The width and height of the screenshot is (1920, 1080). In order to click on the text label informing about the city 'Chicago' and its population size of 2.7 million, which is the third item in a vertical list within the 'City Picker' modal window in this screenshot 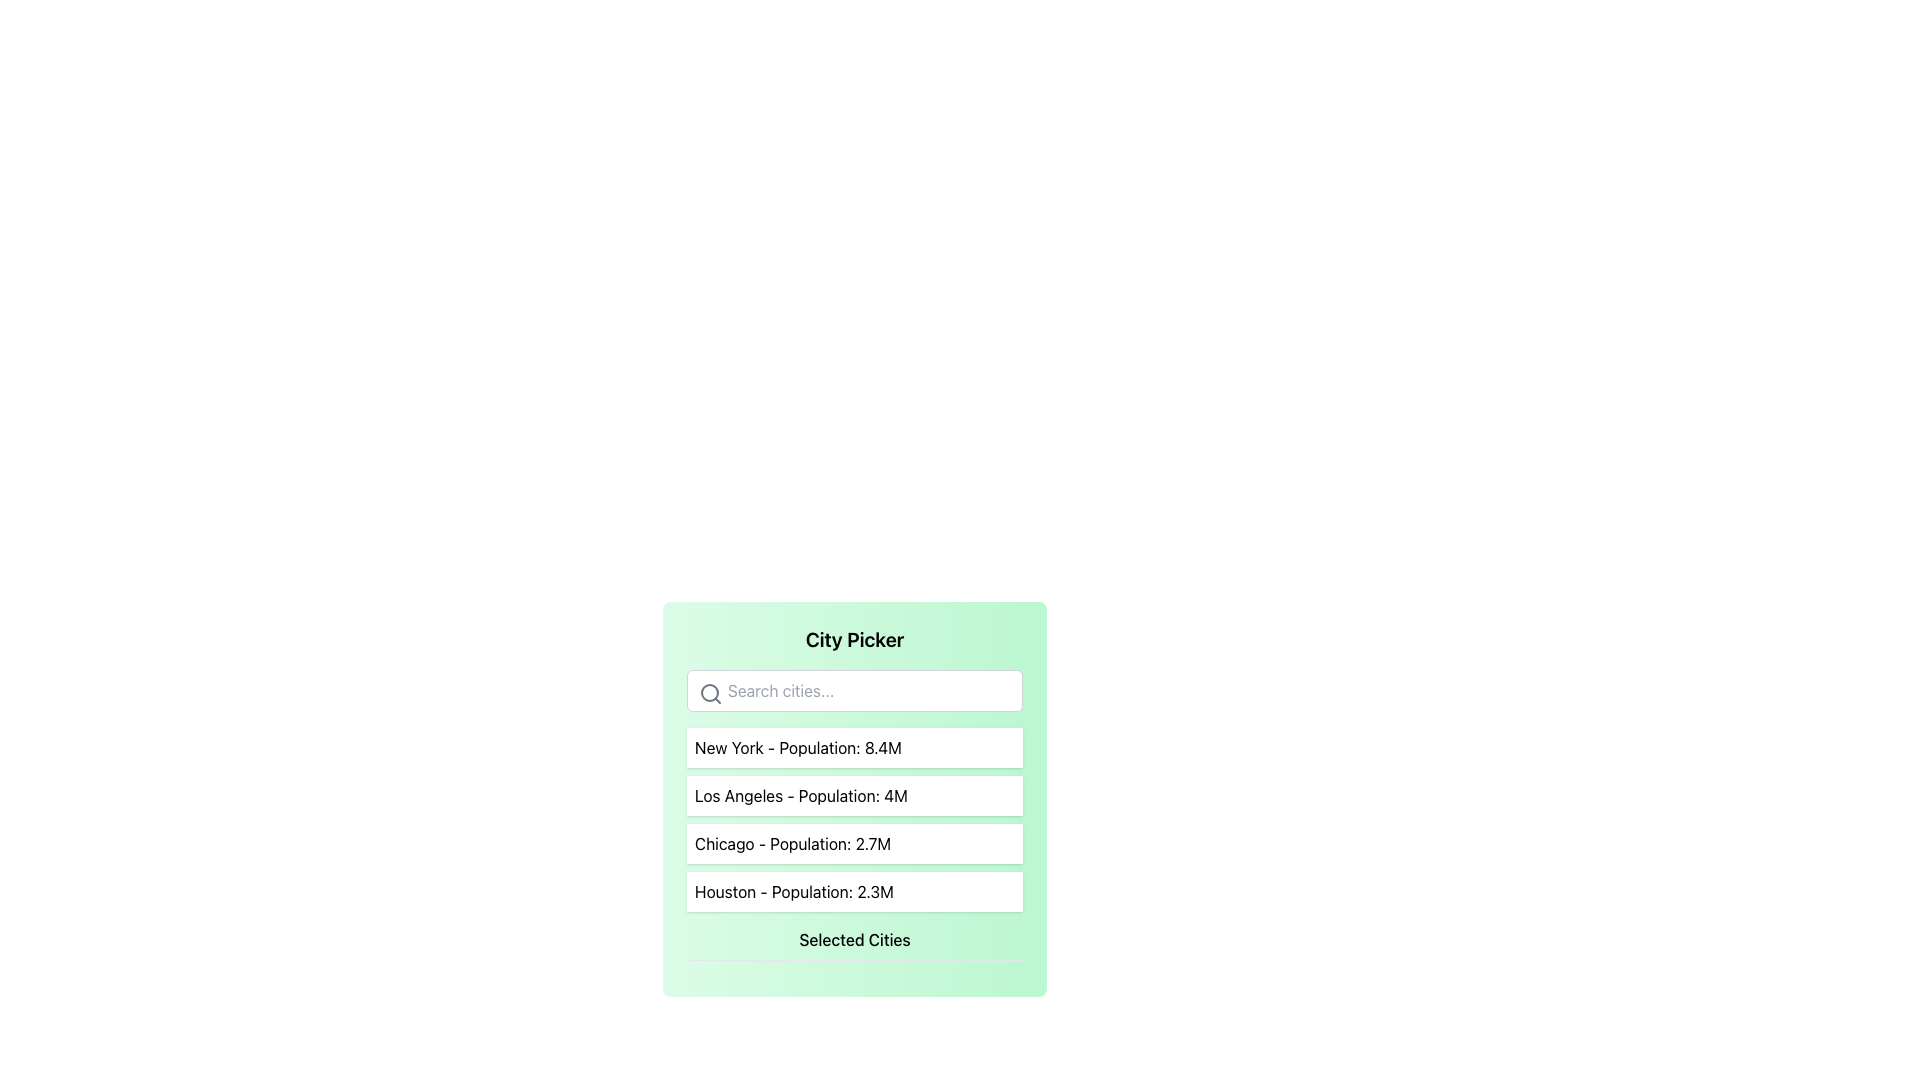, I will do `click(792, 844)`.